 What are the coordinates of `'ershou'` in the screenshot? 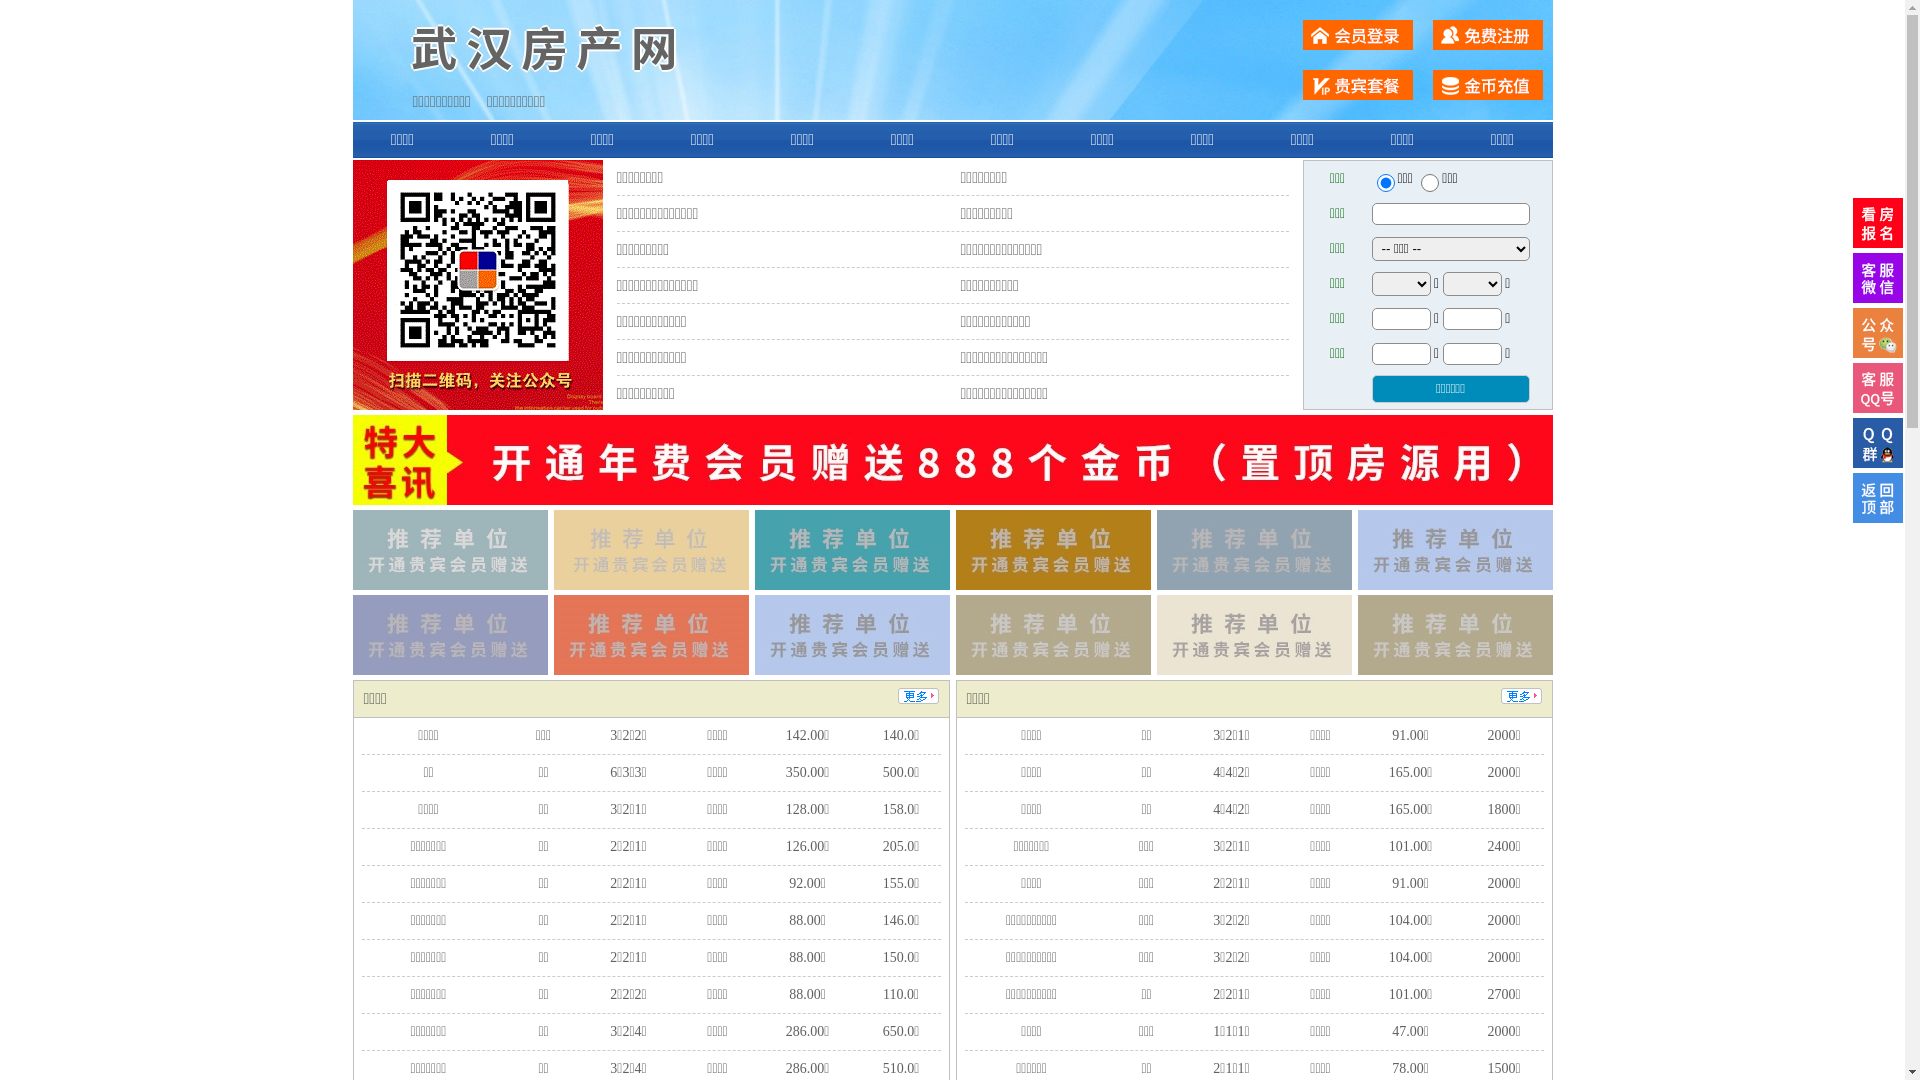 It's located at (1384, 182).